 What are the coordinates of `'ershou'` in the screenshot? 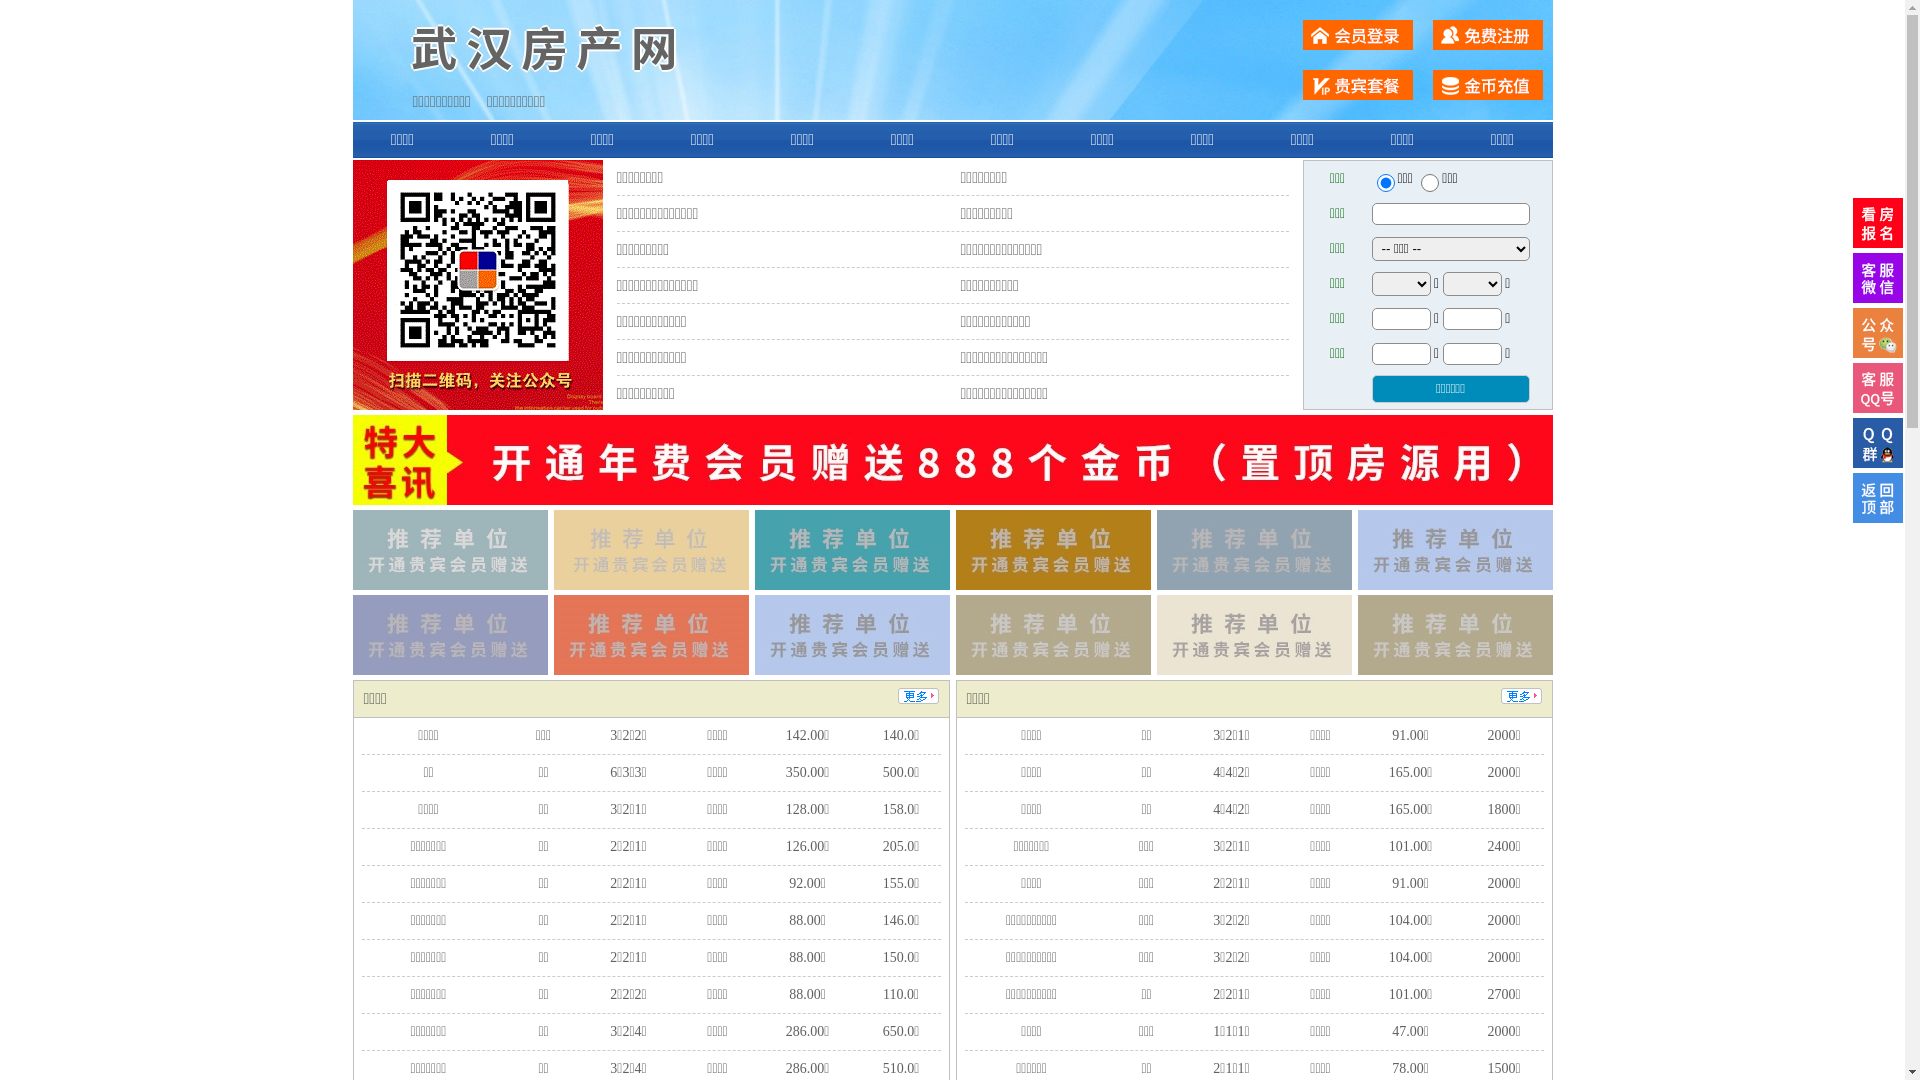 It's located at (1384, 182).